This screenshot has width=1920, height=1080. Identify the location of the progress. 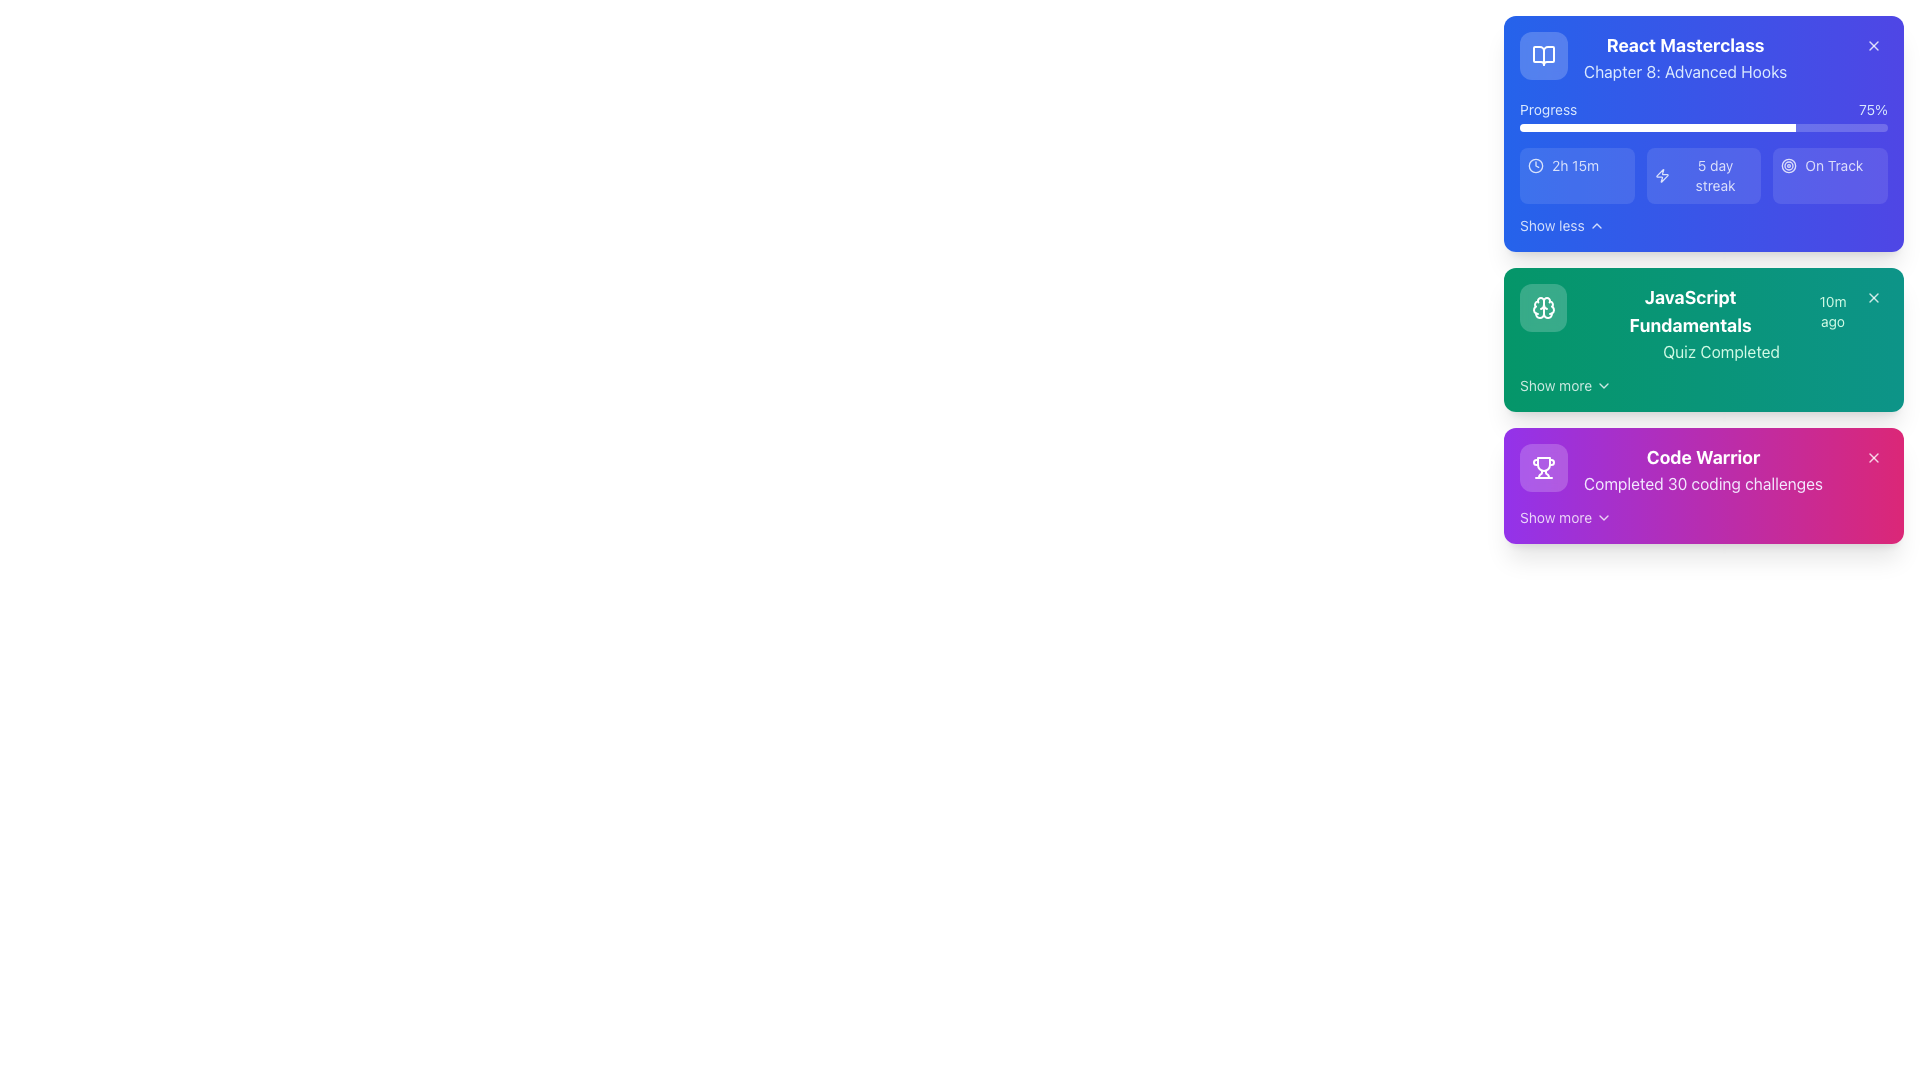
(1776, 127).